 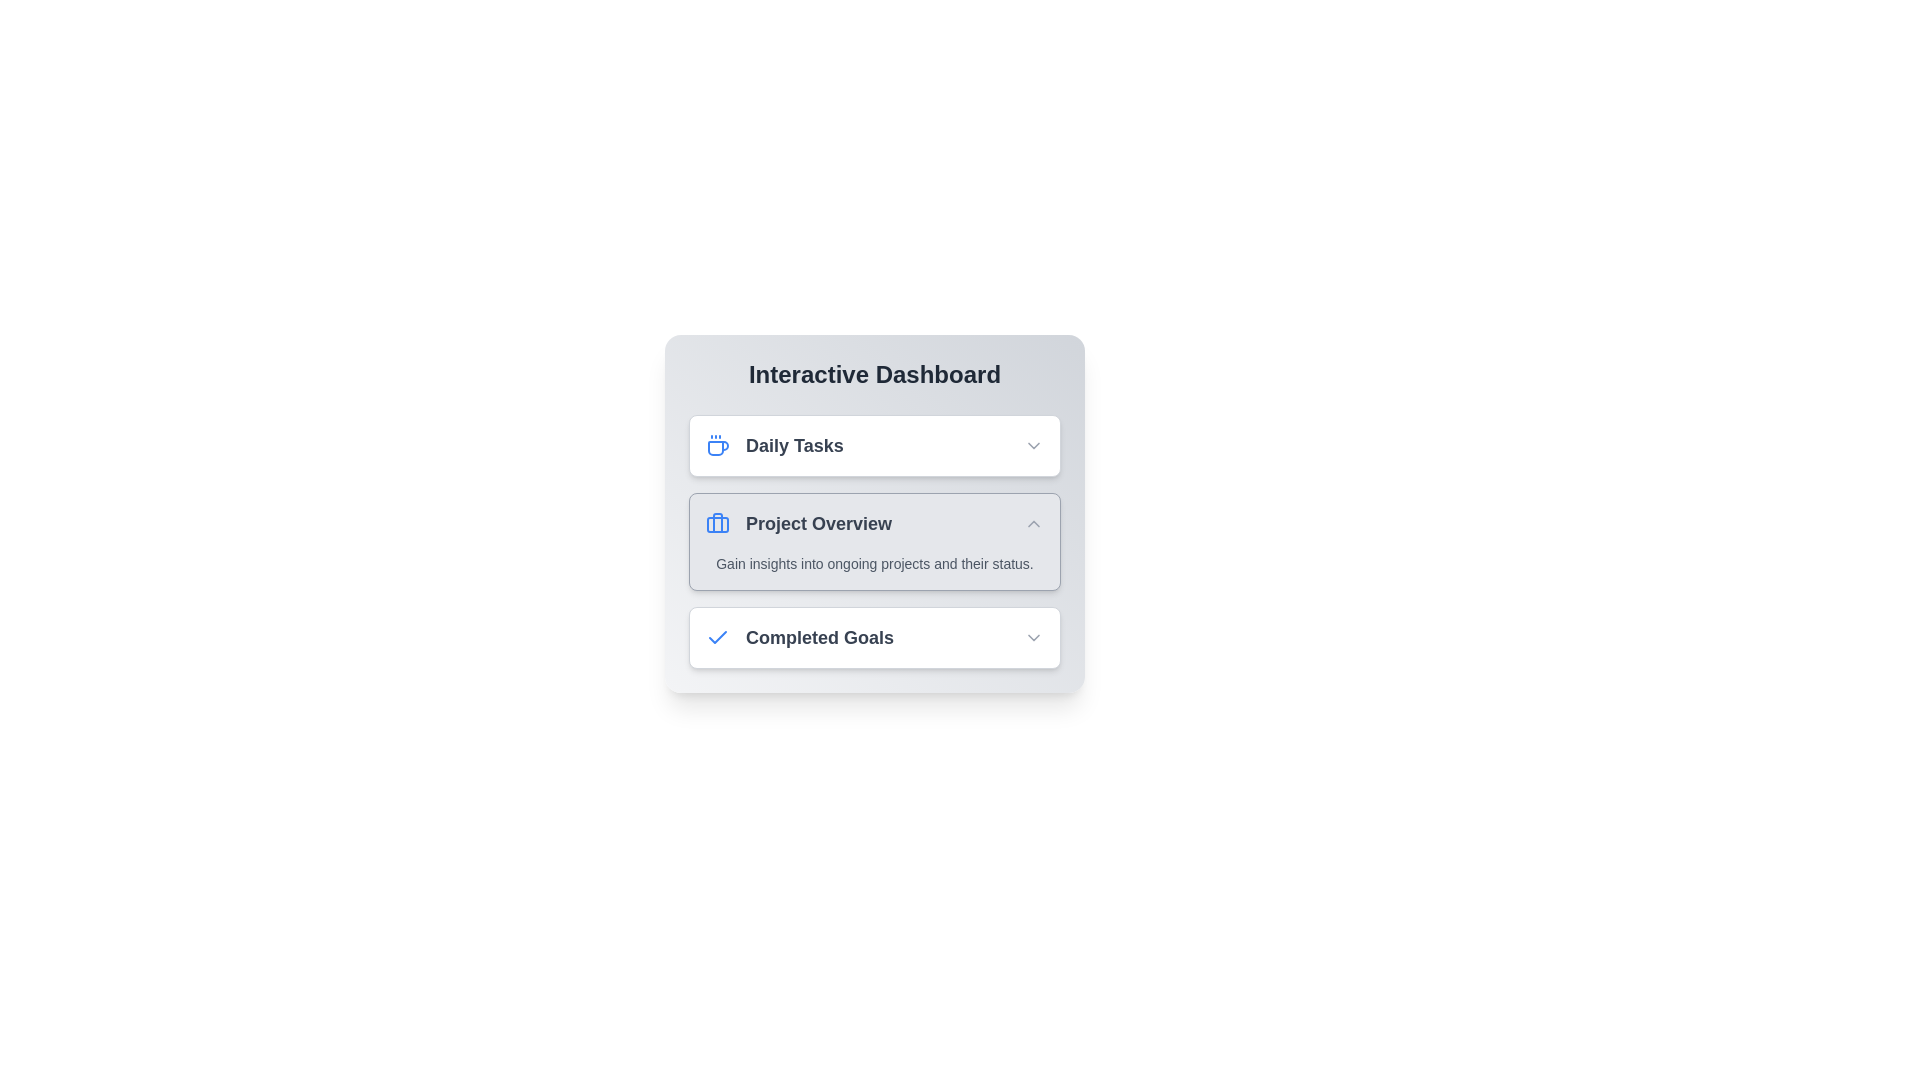 I want to click on the section titled Daily Tasks to toggle its expanded state, so click(x=874, y=445).